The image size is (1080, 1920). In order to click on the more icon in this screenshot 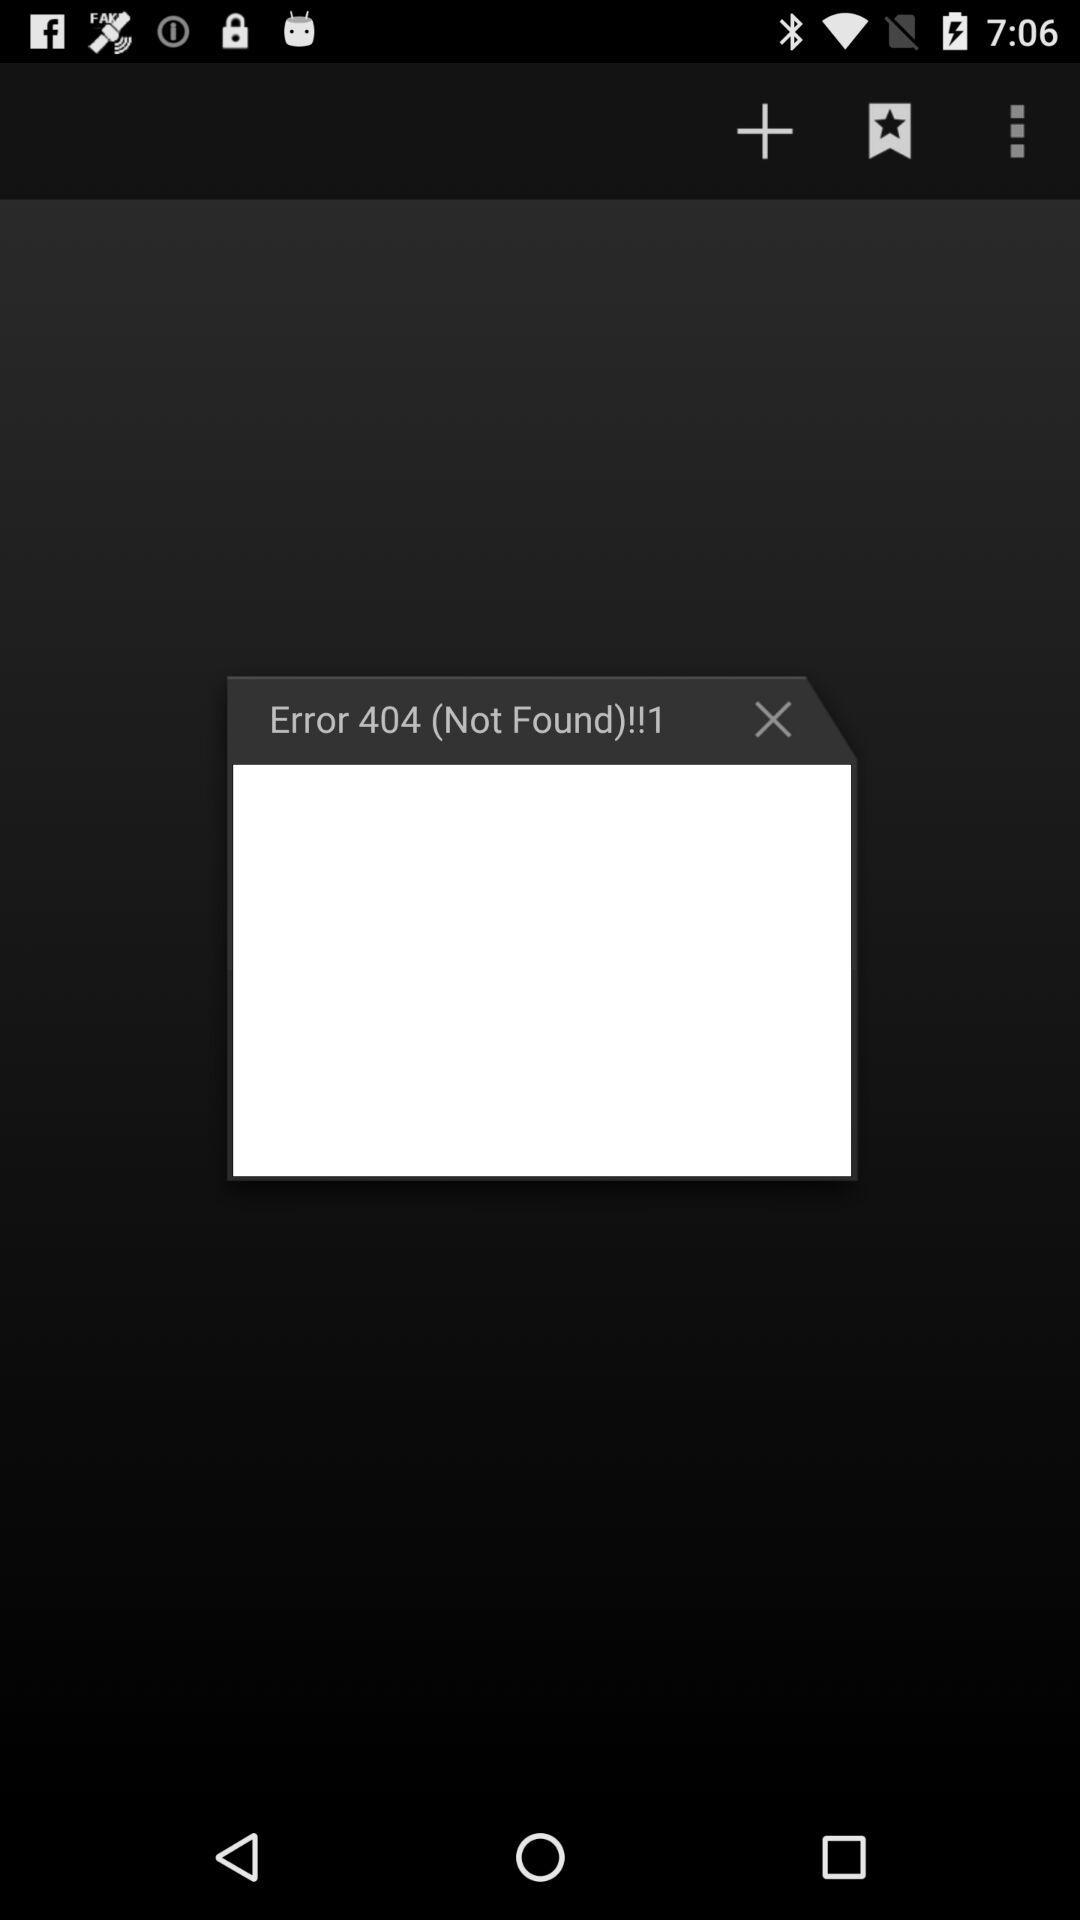, I will do `click(1017, 139)`.